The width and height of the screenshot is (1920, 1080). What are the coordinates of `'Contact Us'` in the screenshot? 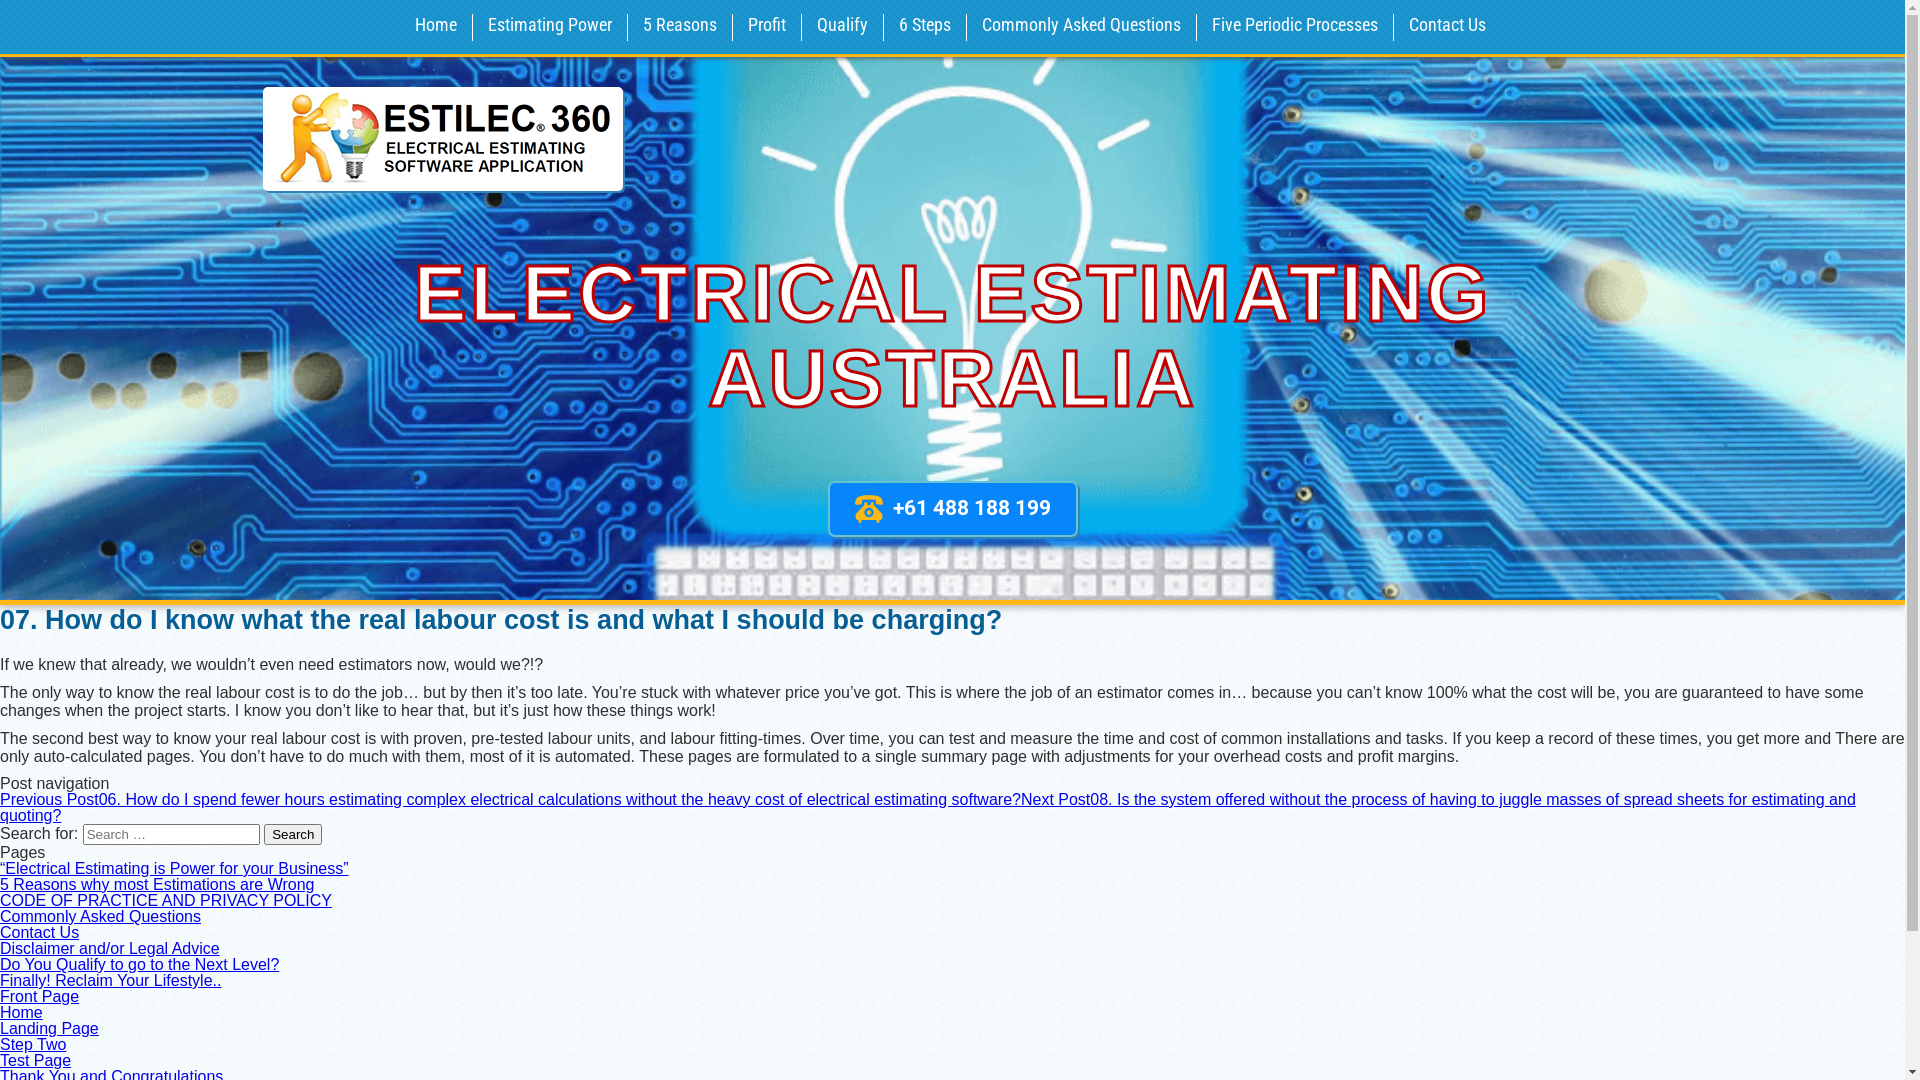 It's located at (39, 932).